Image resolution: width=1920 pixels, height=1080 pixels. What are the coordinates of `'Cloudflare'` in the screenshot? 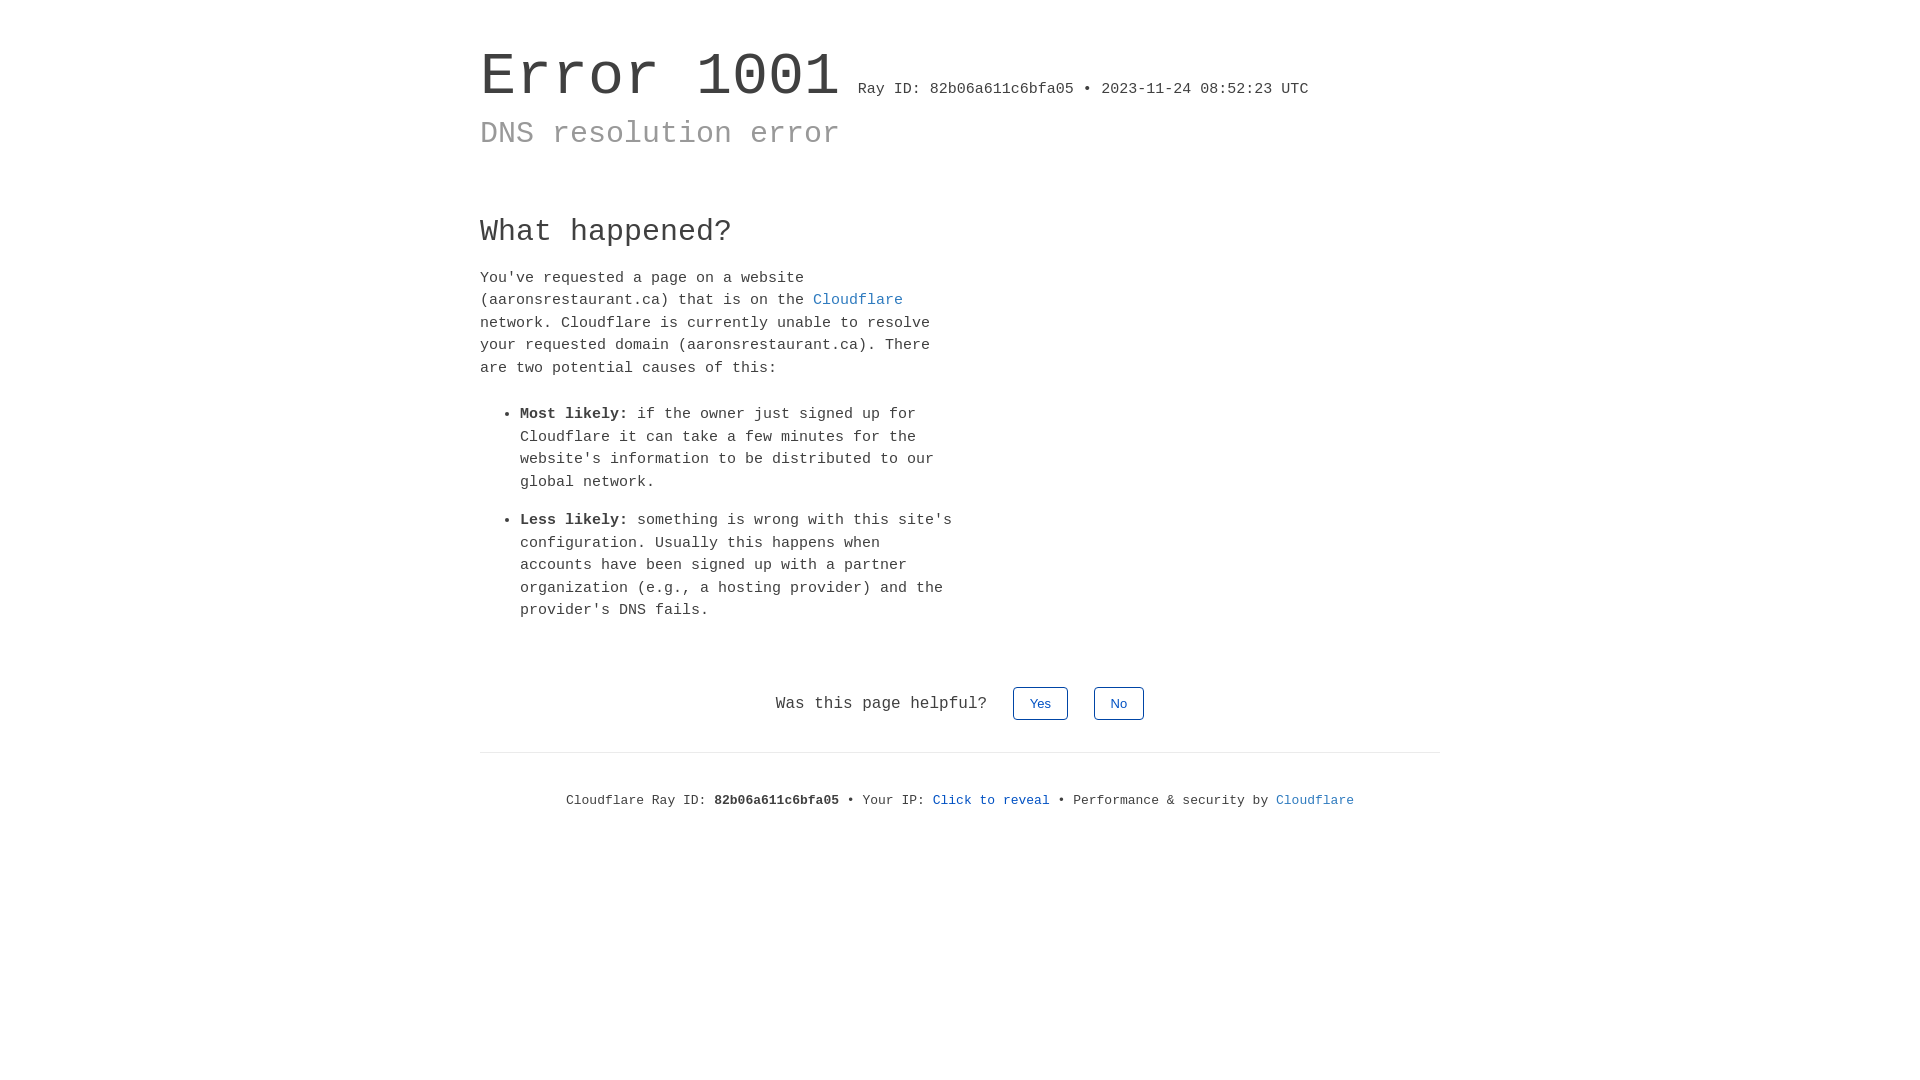 It's located at (1315, 798).